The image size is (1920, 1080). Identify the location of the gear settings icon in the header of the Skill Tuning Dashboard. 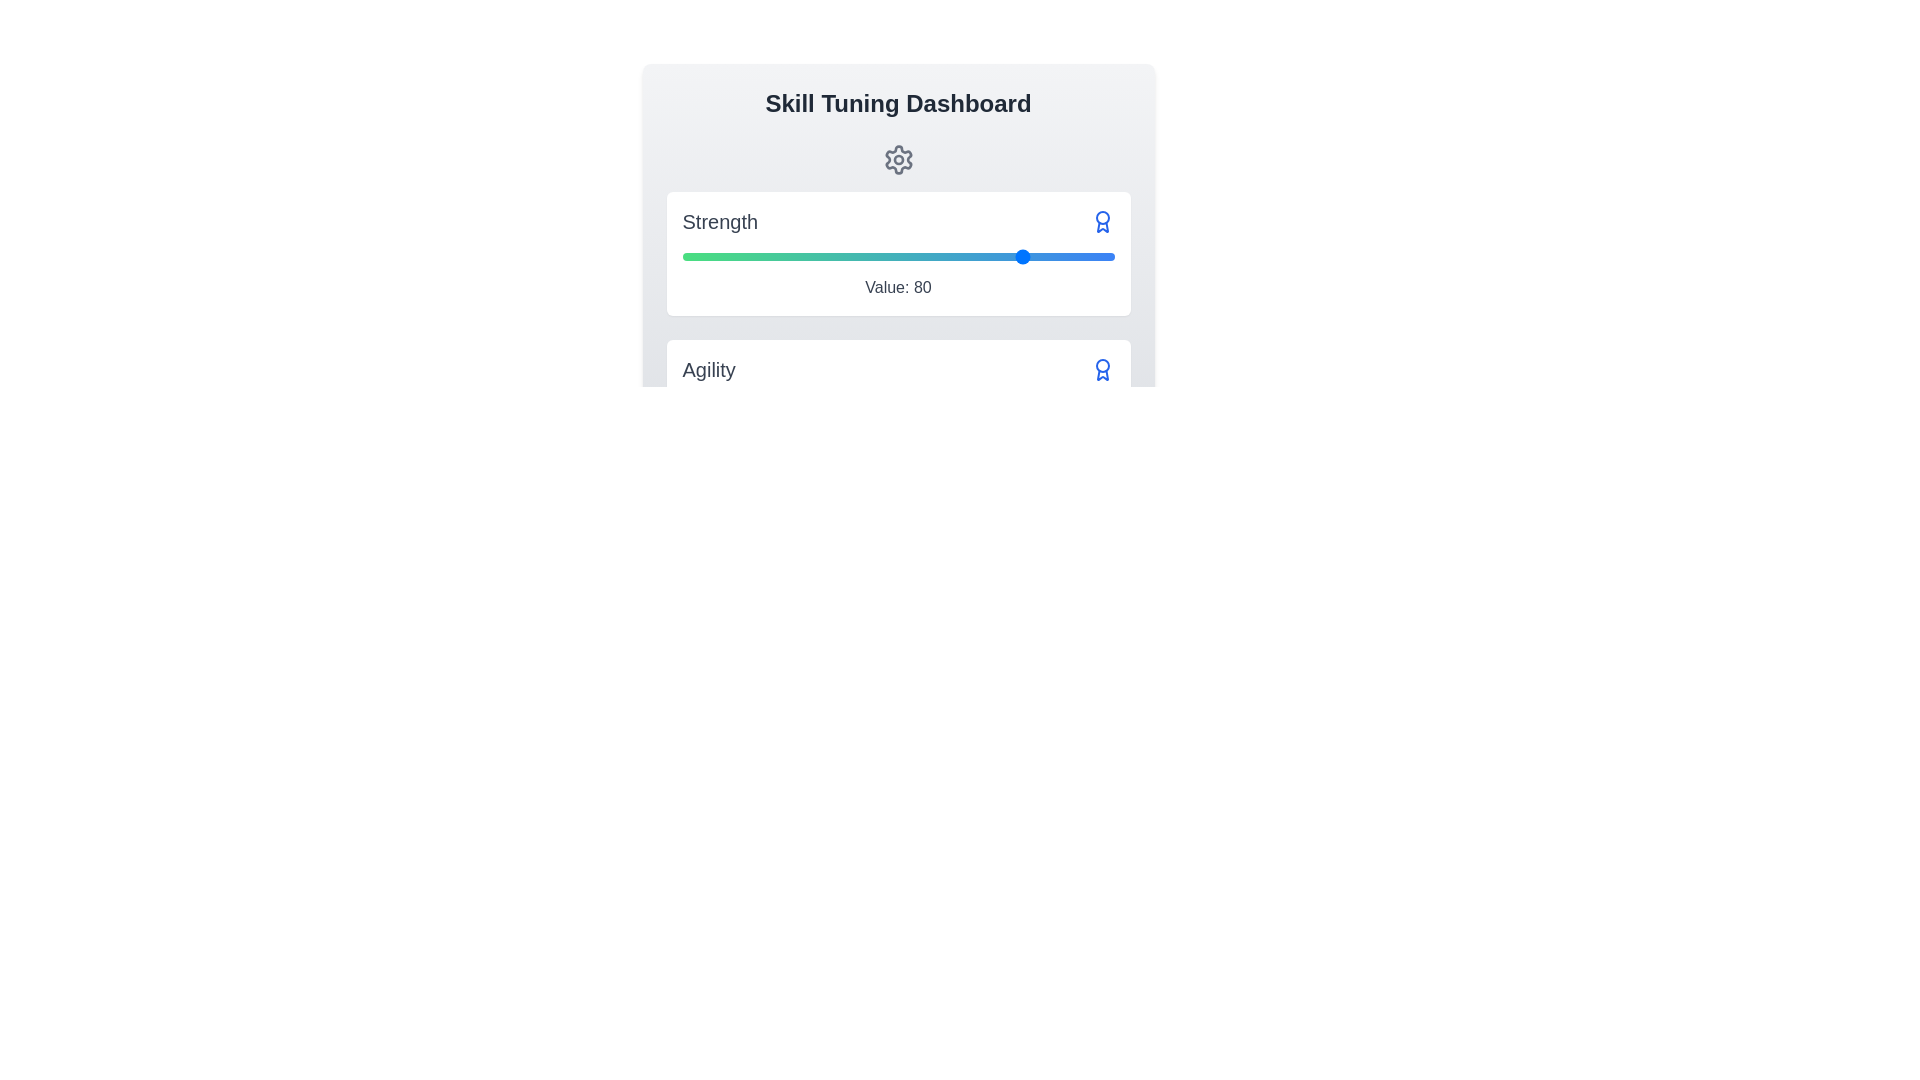
(897, 158).